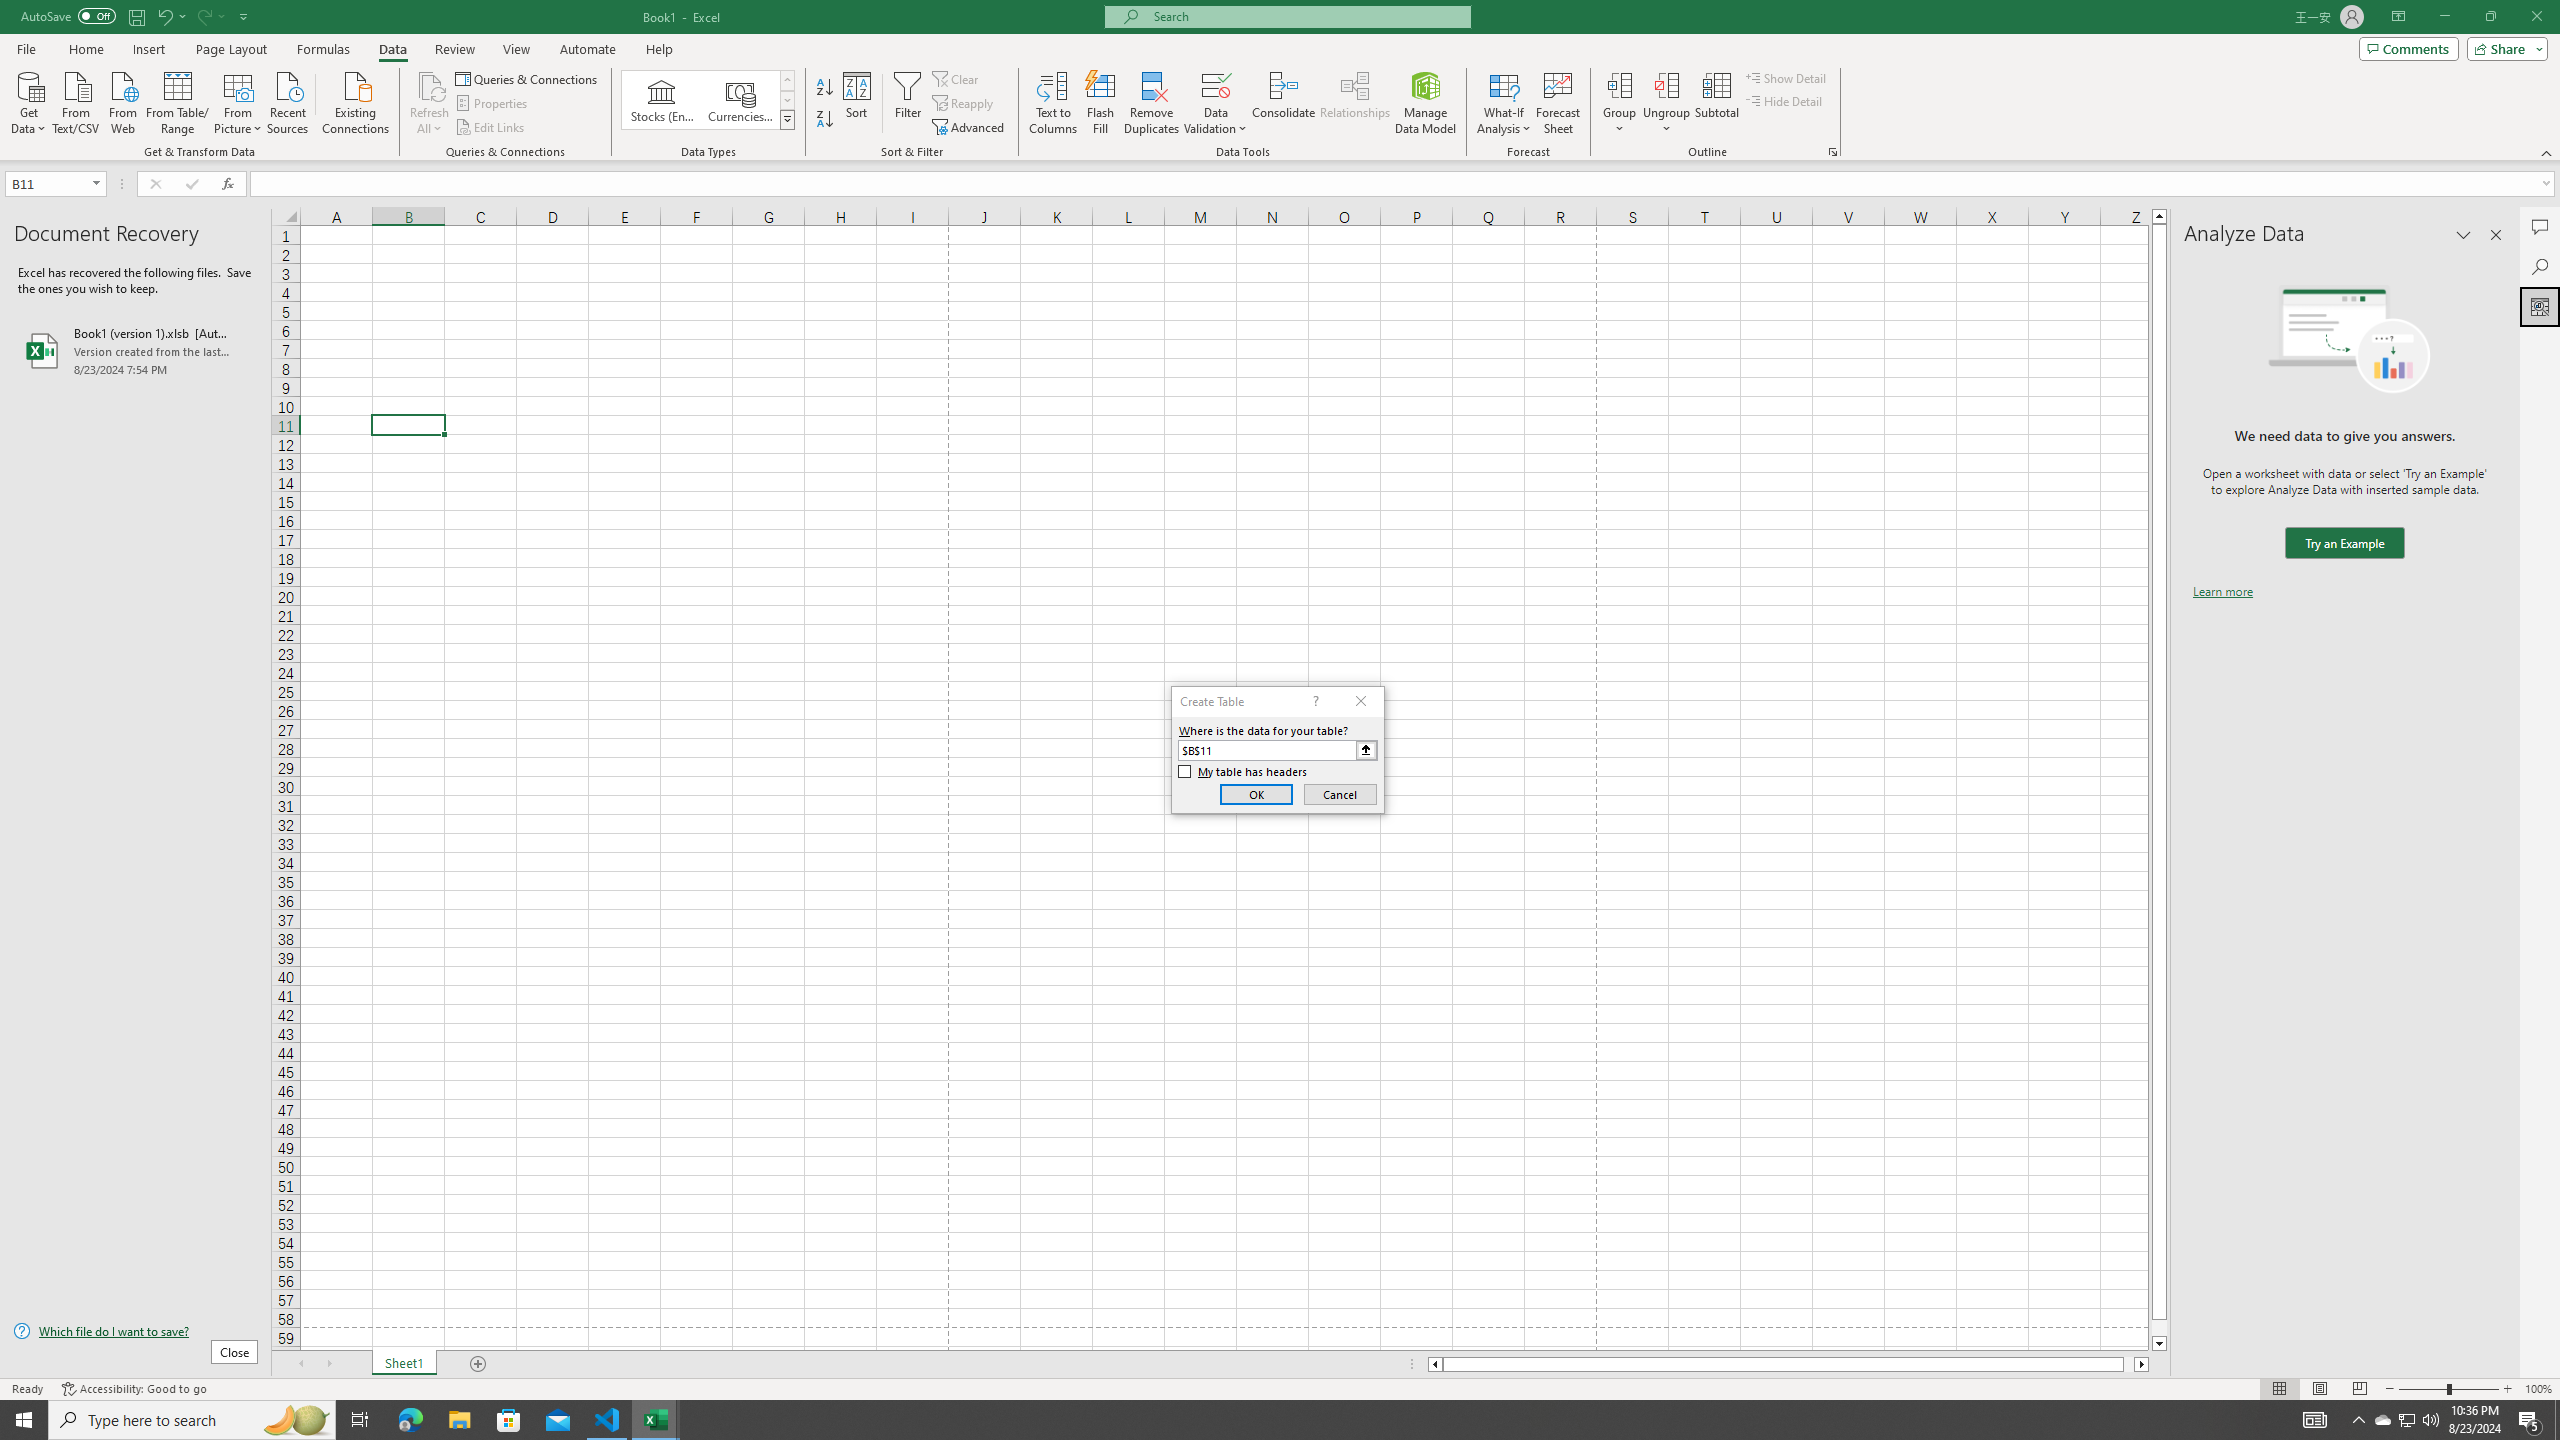  I want to click on 'Ungroup...', so click(1666, 84).